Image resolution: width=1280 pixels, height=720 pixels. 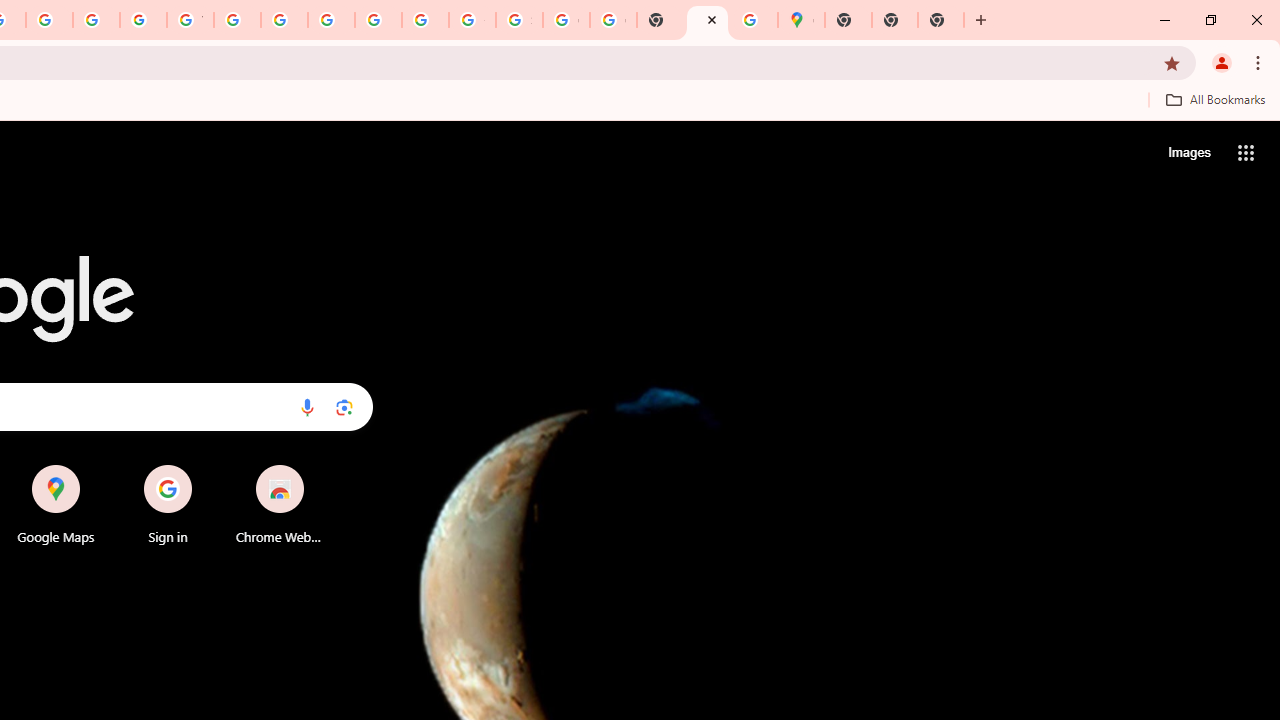 I want to click on 'New Tab', so click(x=848, y=20).